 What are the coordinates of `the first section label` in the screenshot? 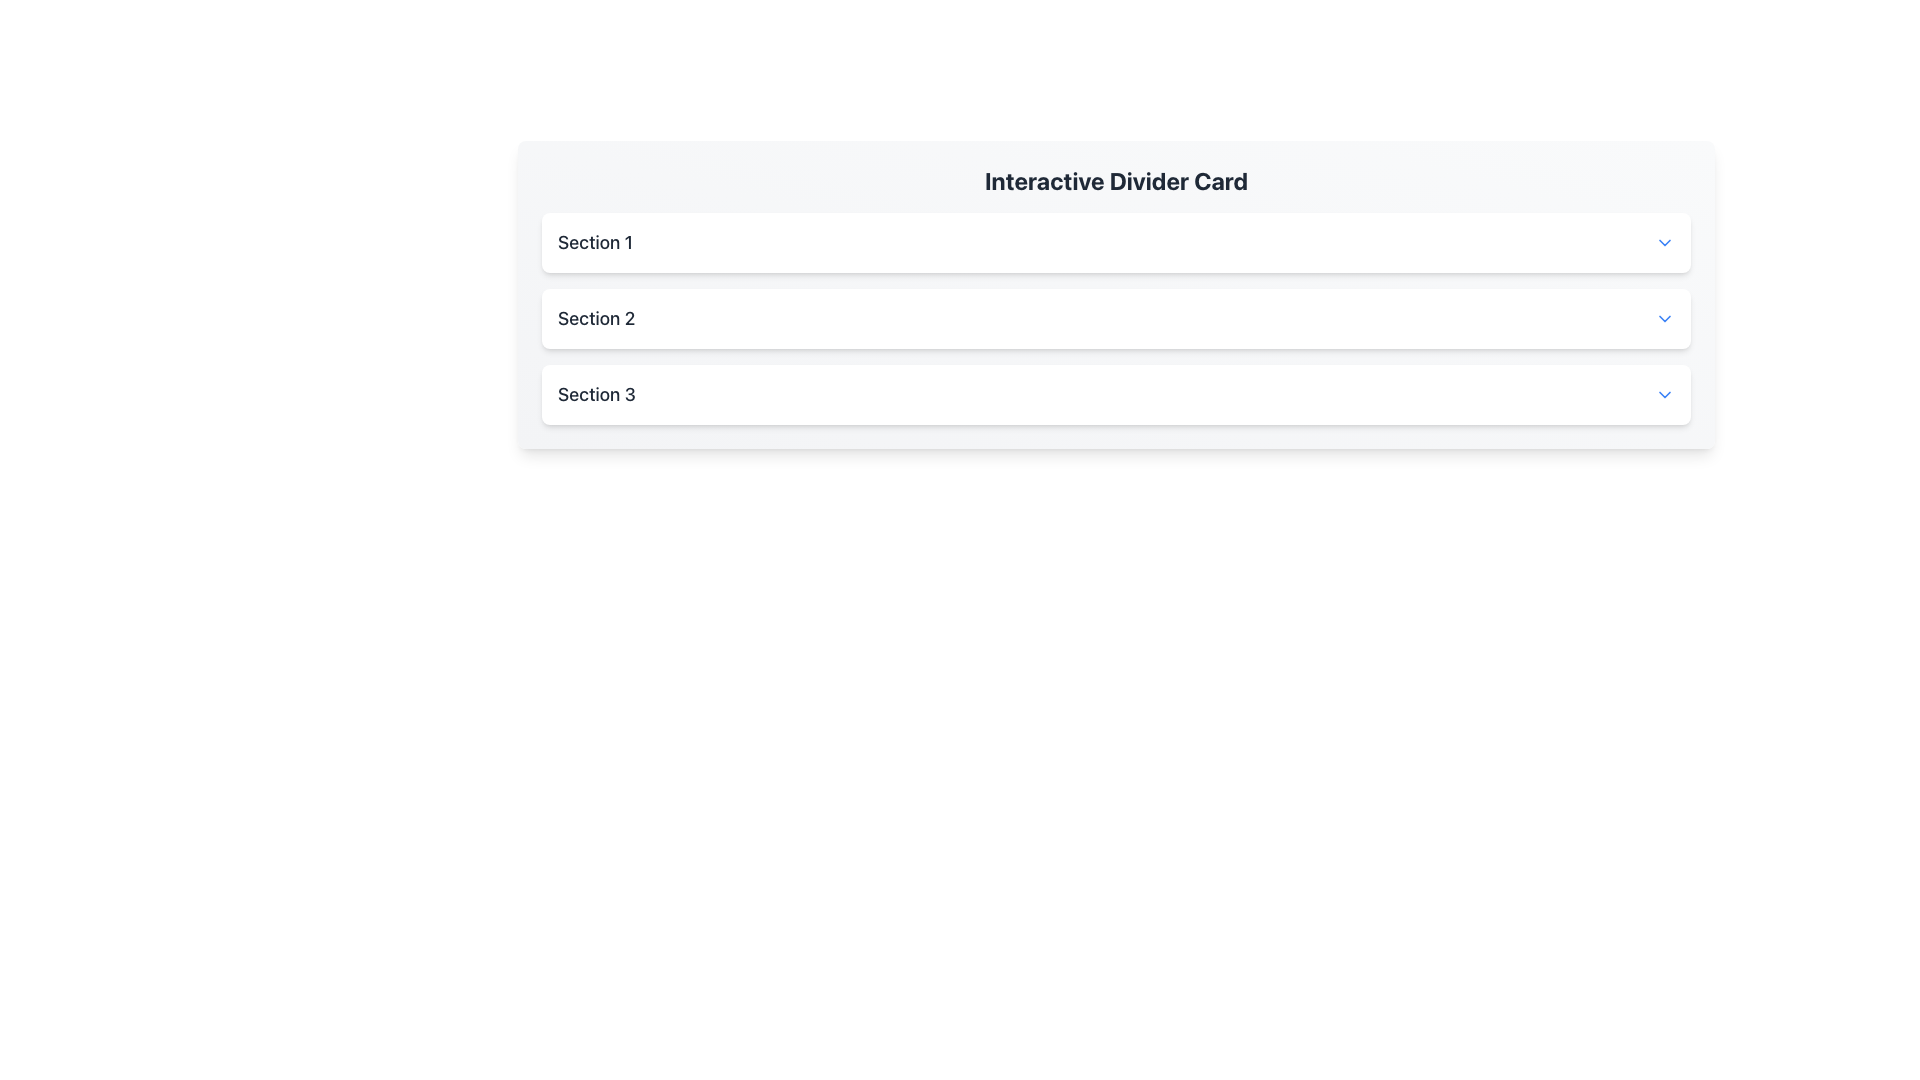 It's located at (594, 242).